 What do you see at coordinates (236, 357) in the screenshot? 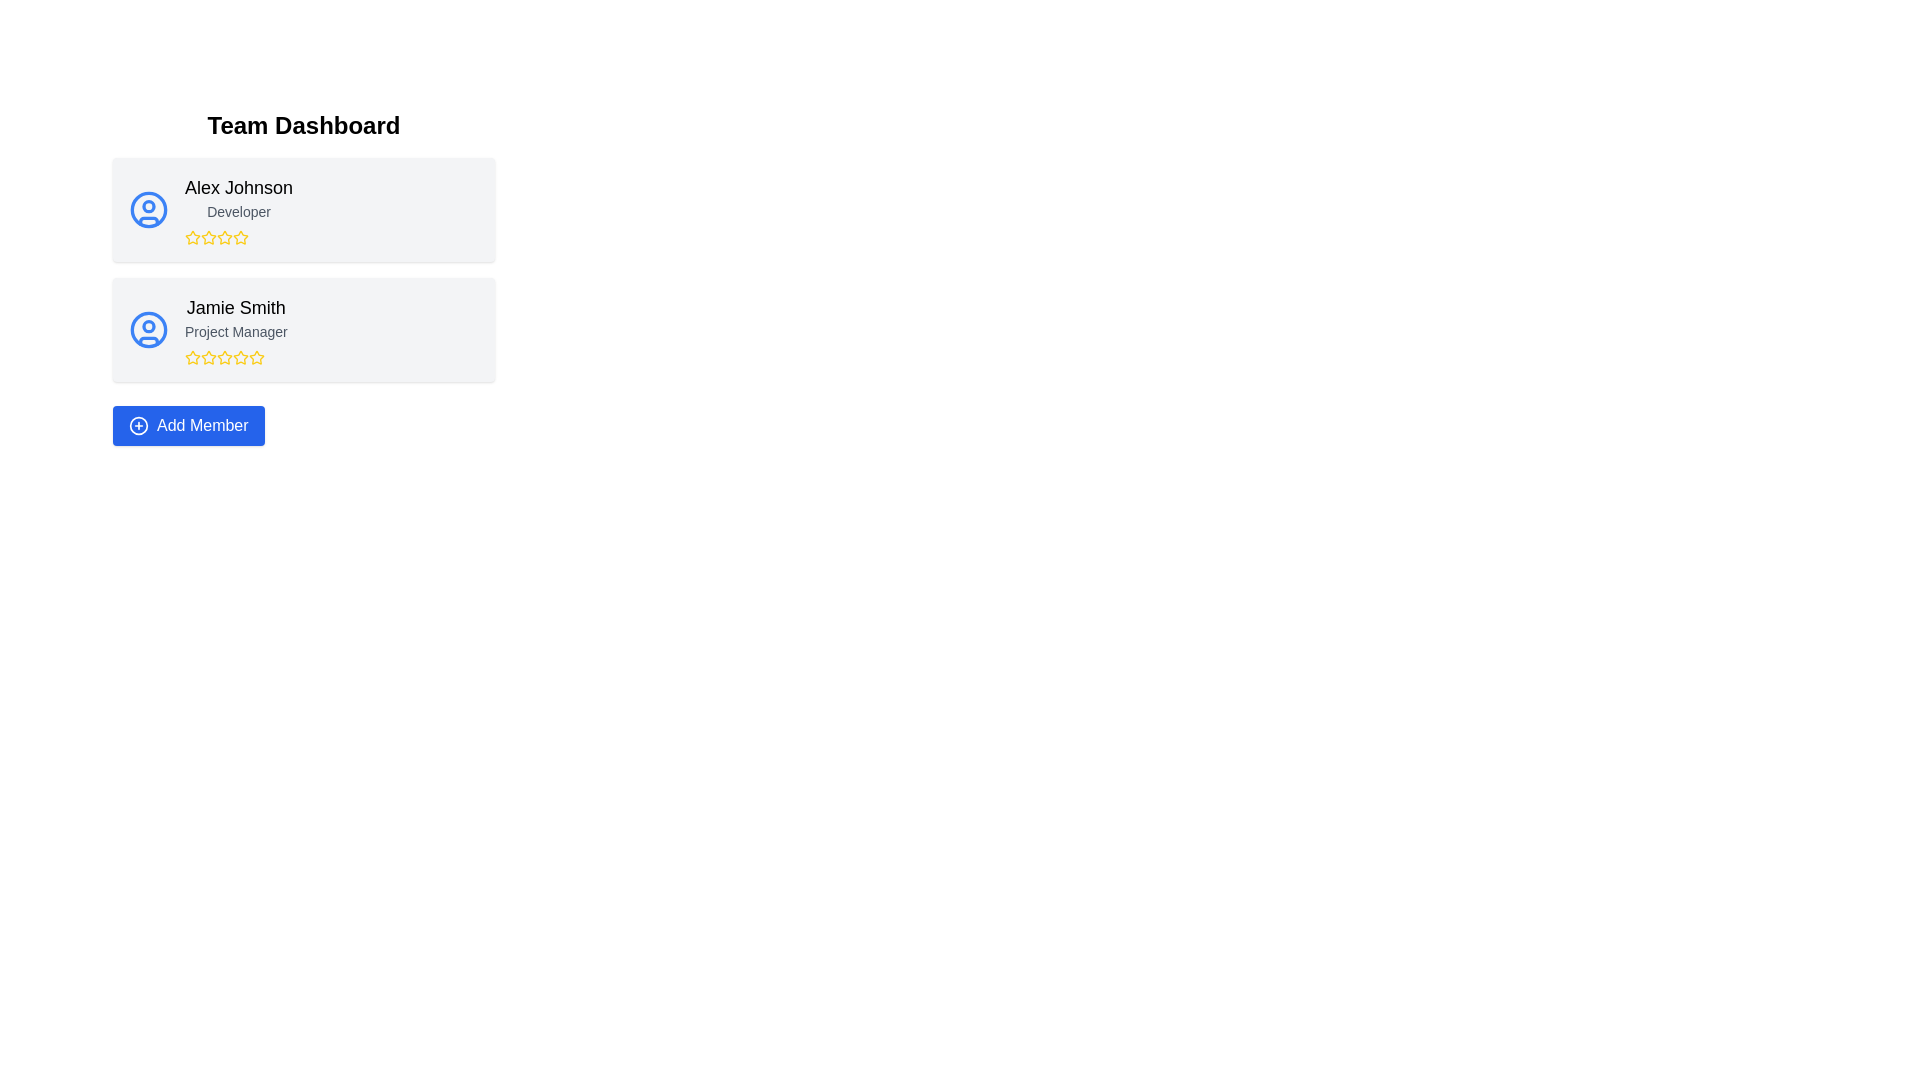
I see `the star rating component located under the 'Jamie Smith - Project Manager' section` at bounding box center [236, 357].